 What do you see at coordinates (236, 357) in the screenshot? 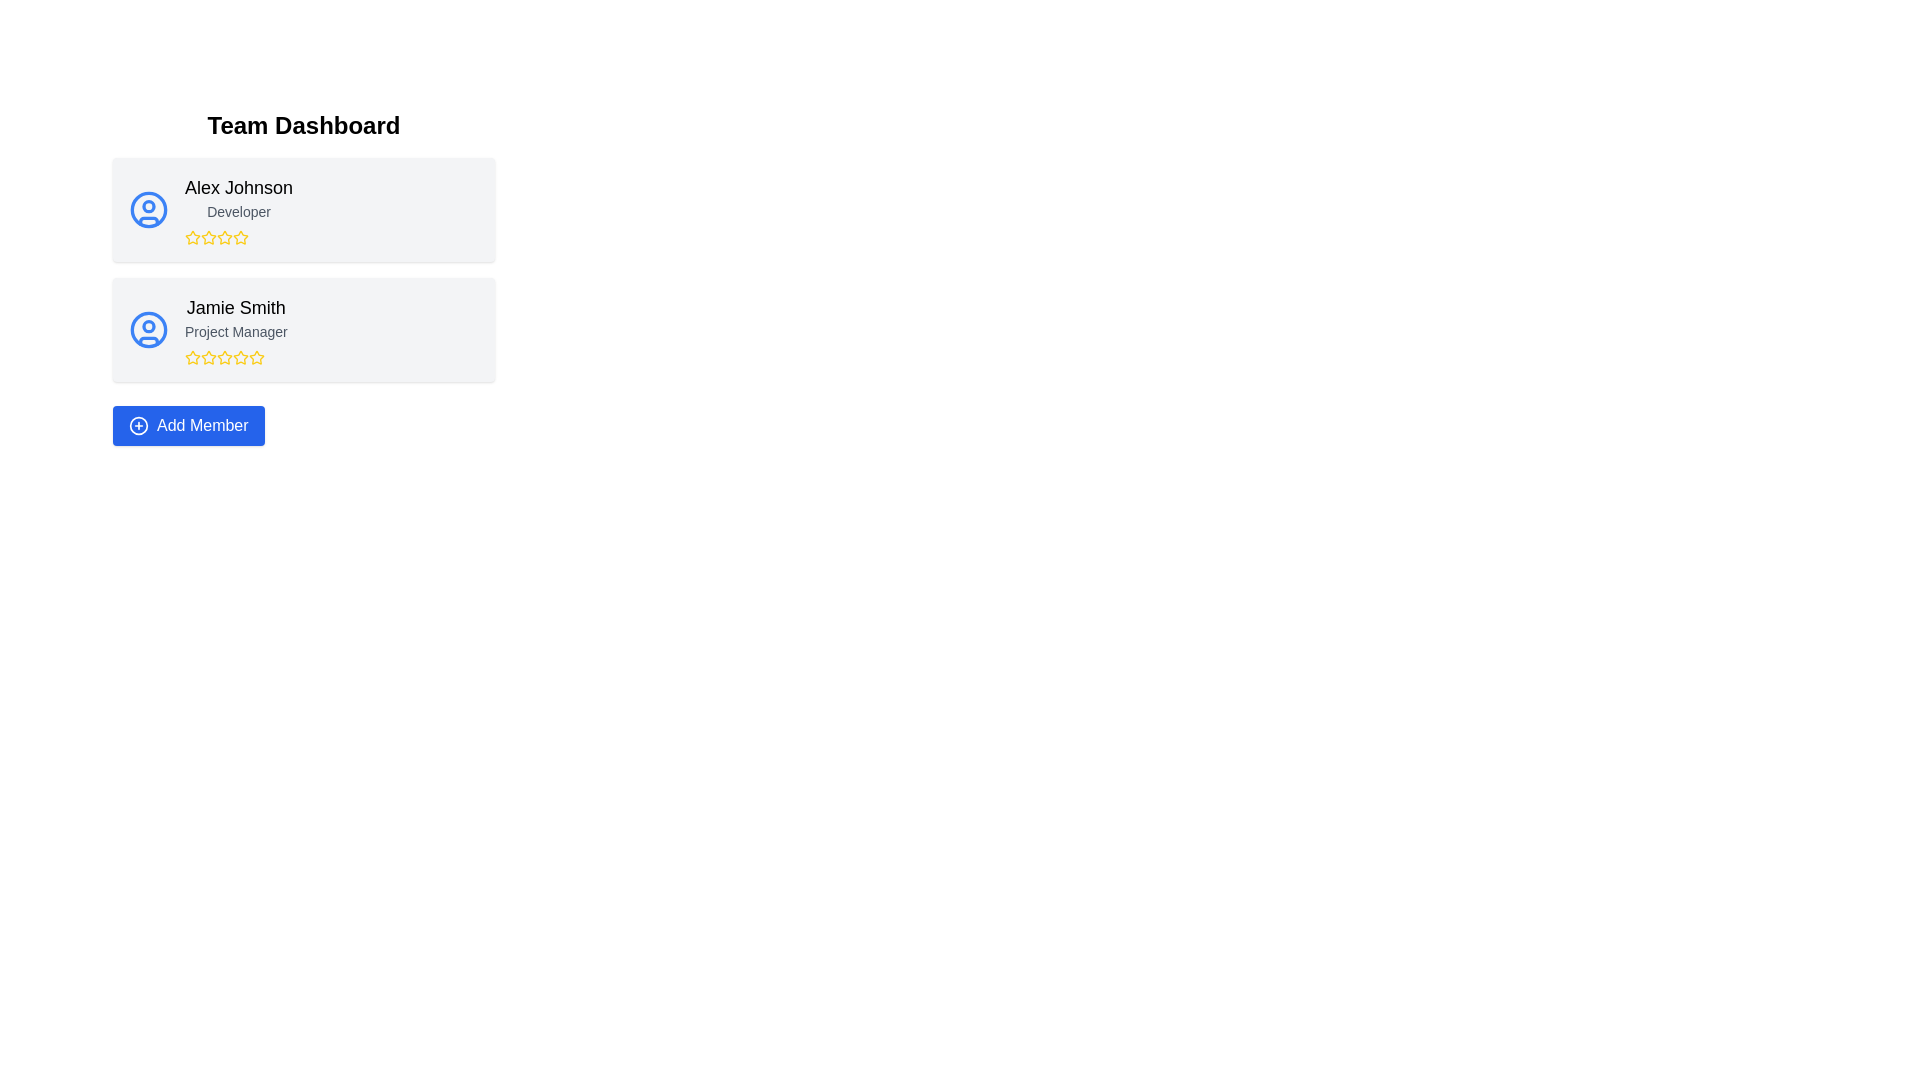
I see `the star rating component located under the 'Jamie Smith - Project Manager' section` at bounding box center [236, 357].